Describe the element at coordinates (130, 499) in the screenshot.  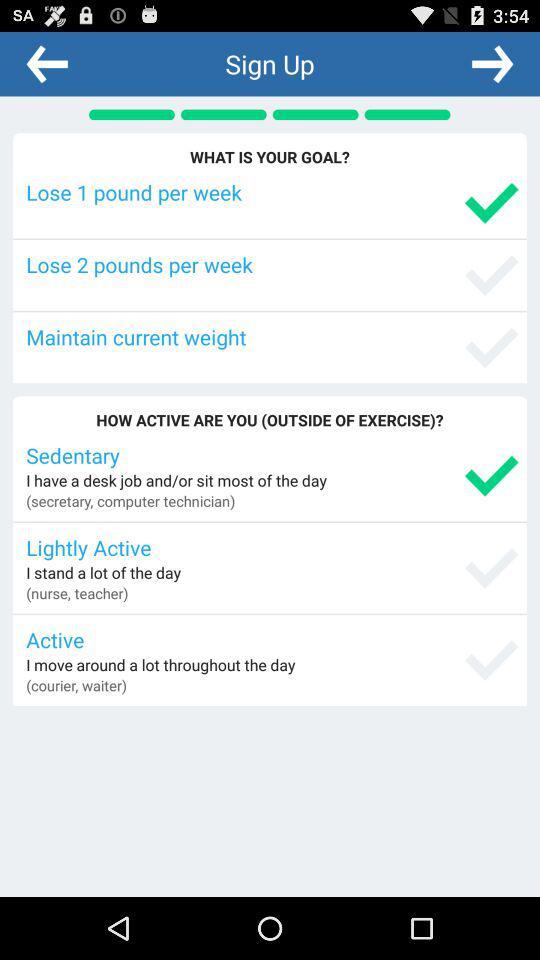
I see `the app above the lightly active item` at that location.